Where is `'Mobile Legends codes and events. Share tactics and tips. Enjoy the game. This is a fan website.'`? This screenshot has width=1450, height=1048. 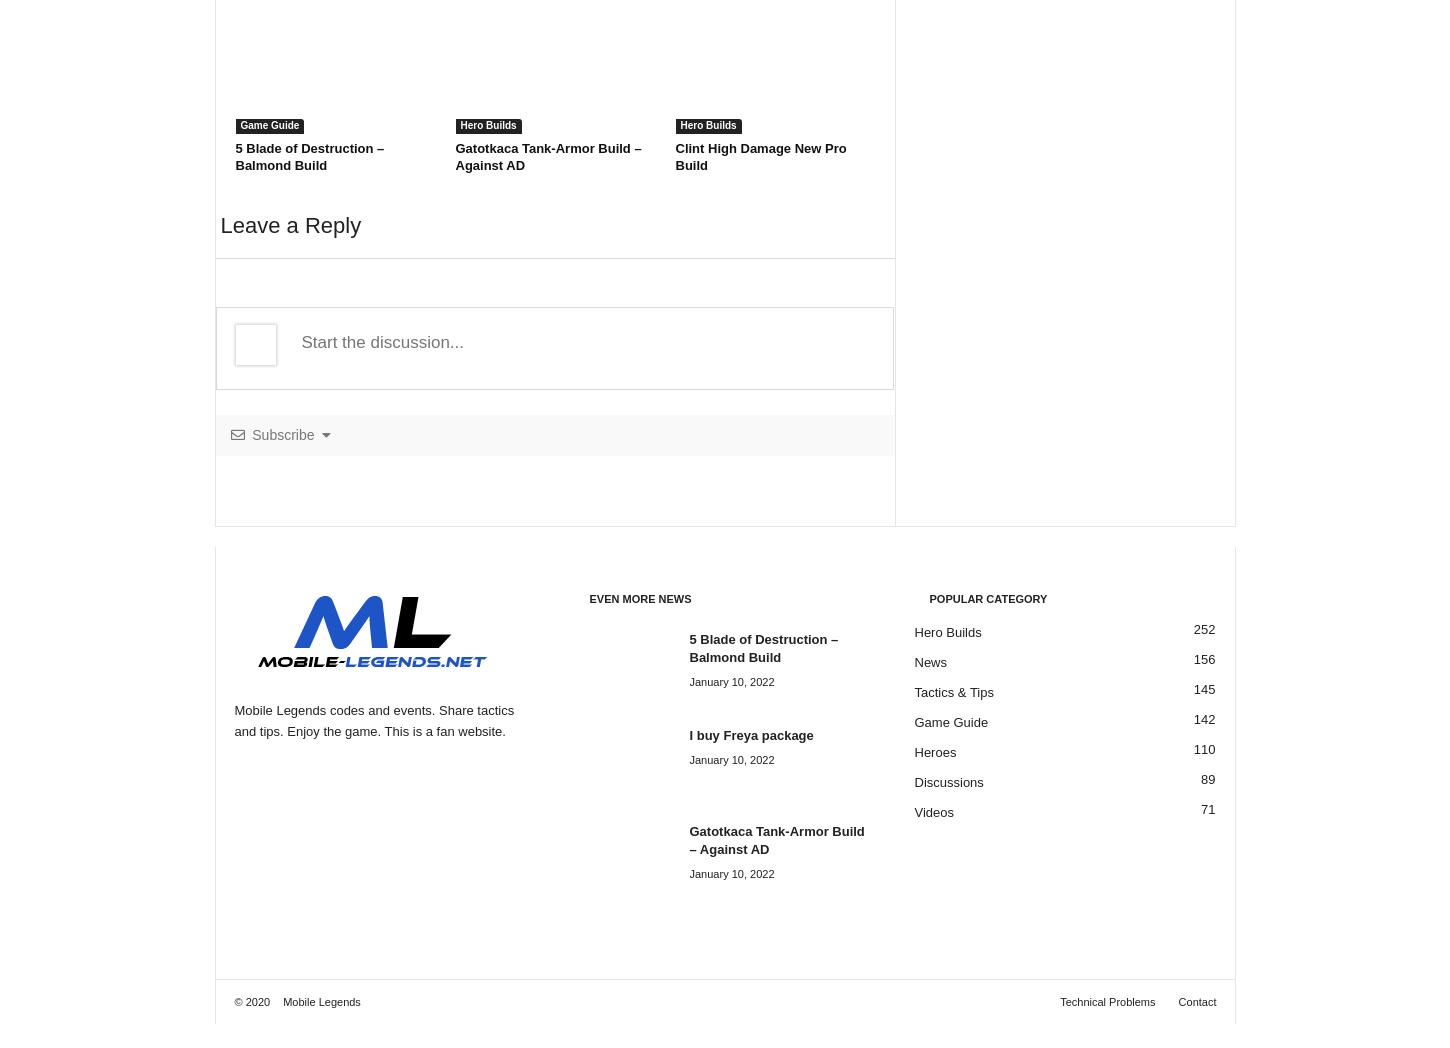 'Mobile Legends codes and events. Share tactics and tips. Enjoy the game. This is a fan website.' is located at coordinates (372, 720).